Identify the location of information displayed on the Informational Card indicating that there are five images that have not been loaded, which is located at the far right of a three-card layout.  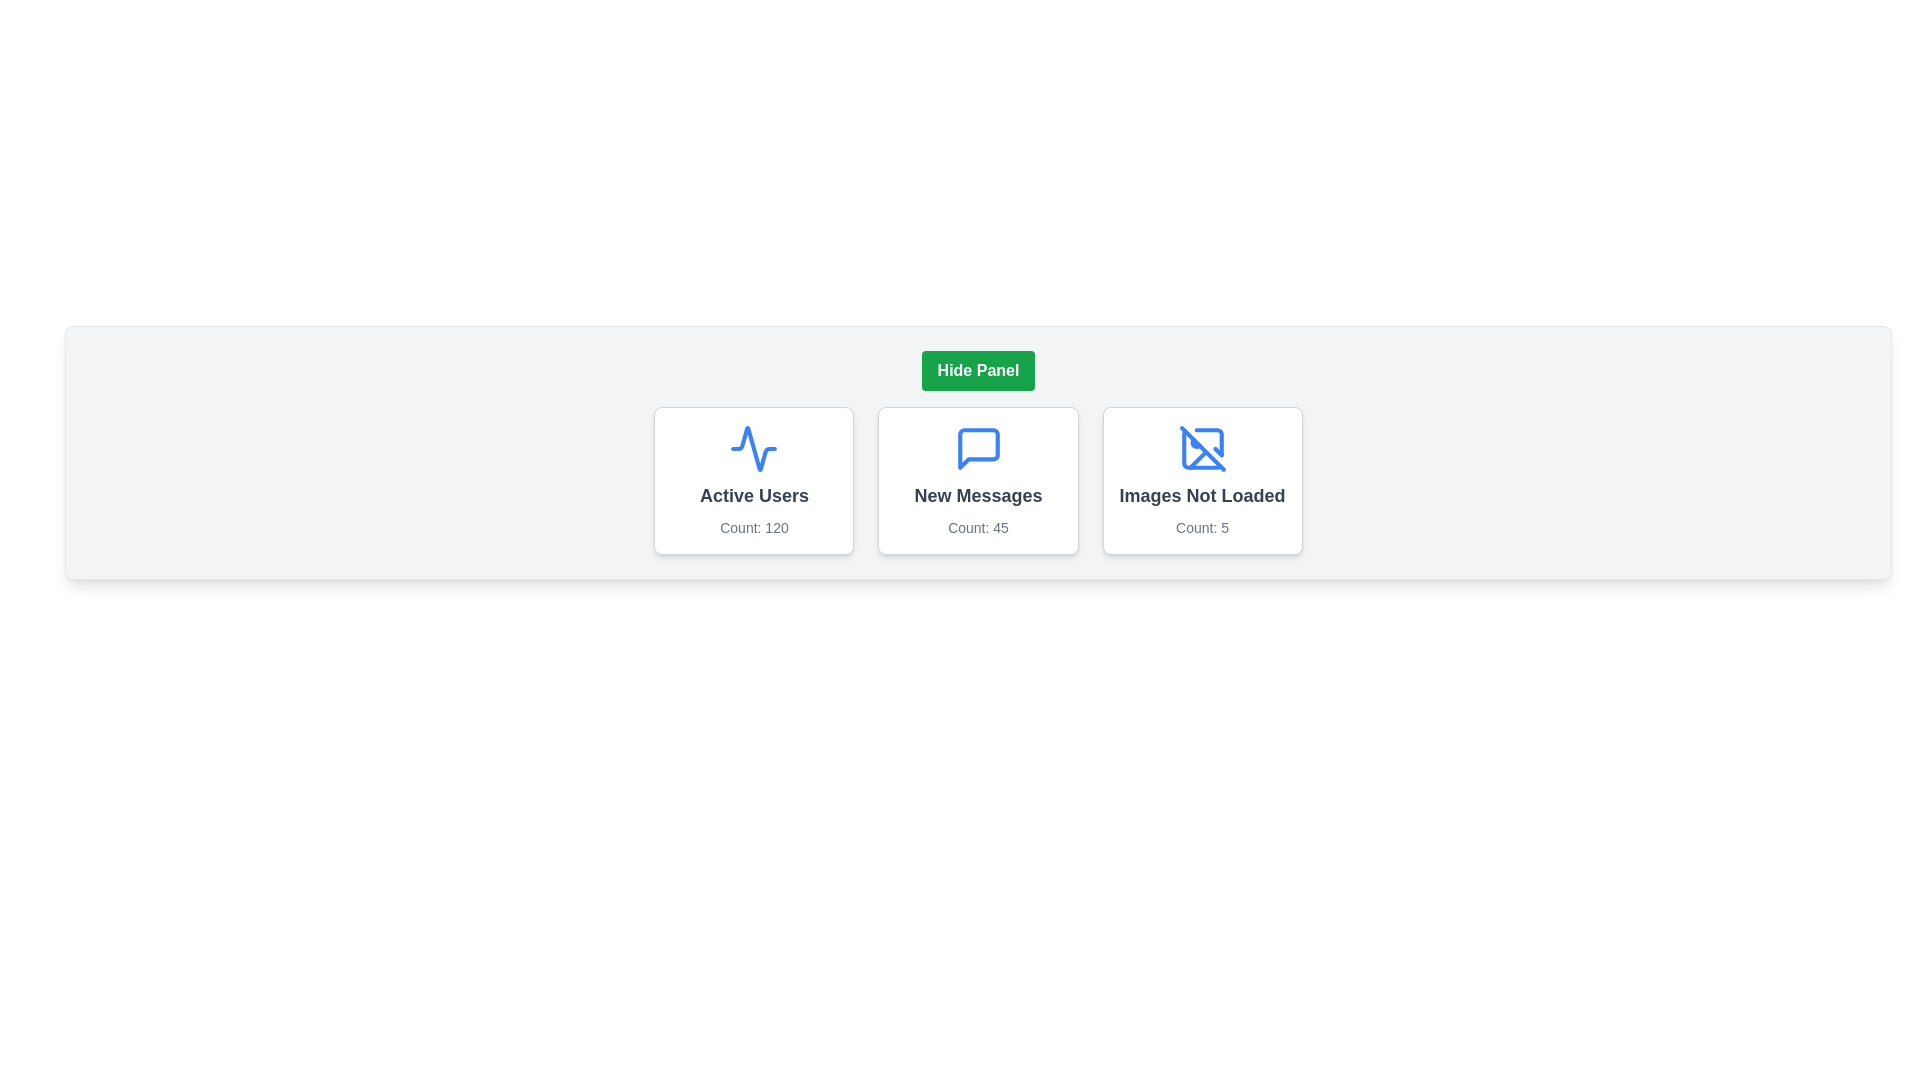
(1201, 481).